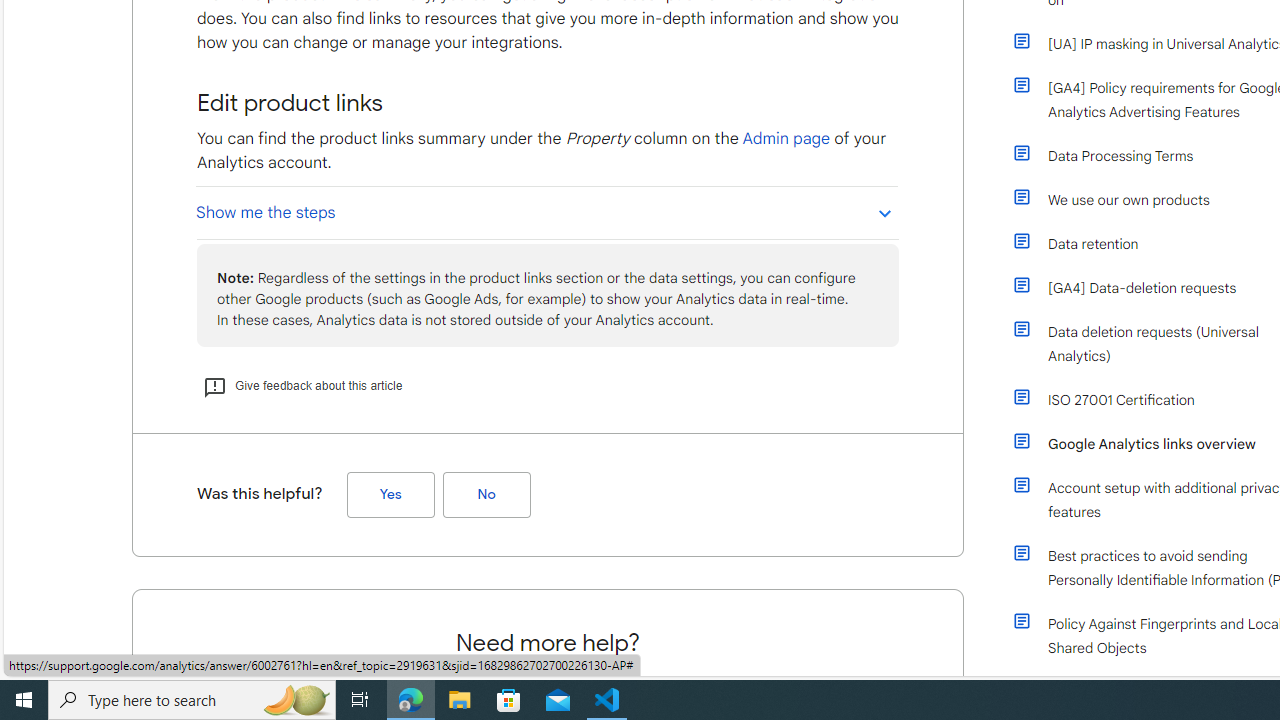 The height and width of the screenshot is (720, 1280). I want to click on 'Give feedback about this article', so click(302, 385).